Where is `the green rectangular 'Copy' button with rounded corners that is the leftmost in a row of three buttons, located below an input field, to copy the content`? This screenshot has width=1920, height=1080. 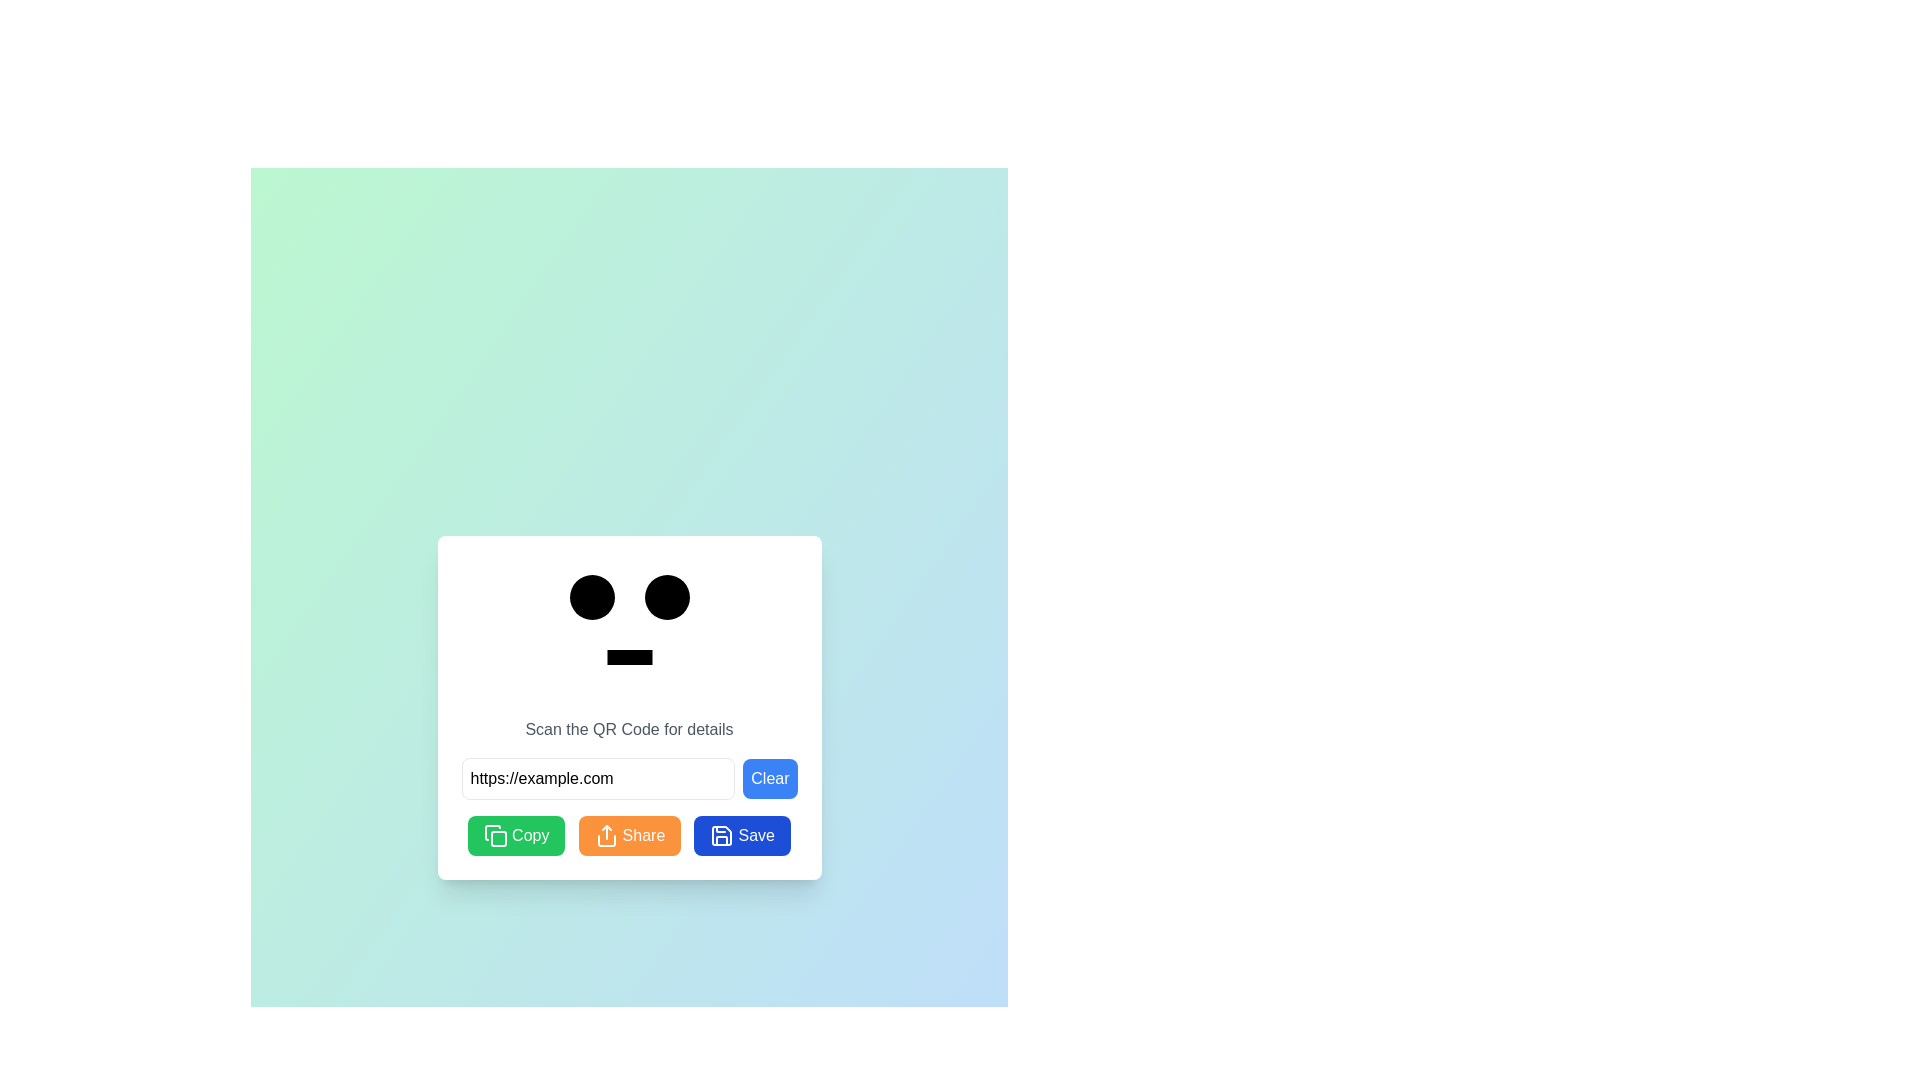
the green rectangular 'Copy' button with rounded corners that is the leftmost in a row of three buttons, located below an input field, to copy the content is located at coordinates (516, 836).